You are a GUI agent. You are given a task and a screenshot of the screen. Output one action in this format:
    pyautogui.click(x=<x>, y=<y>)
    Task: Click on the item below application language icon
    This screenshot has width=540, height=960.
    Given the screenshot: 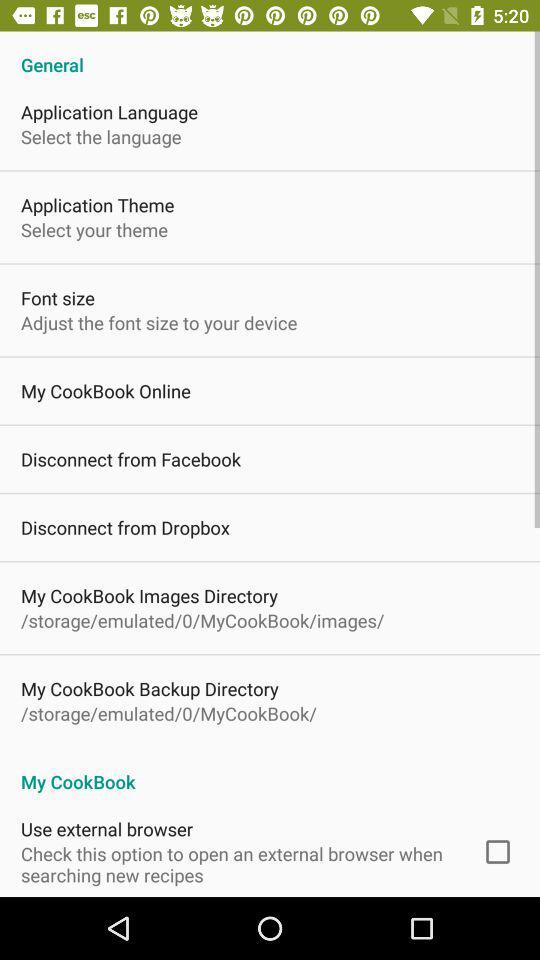 What is the action you would take?
    pyautogui.click(x=100, y=135)
    